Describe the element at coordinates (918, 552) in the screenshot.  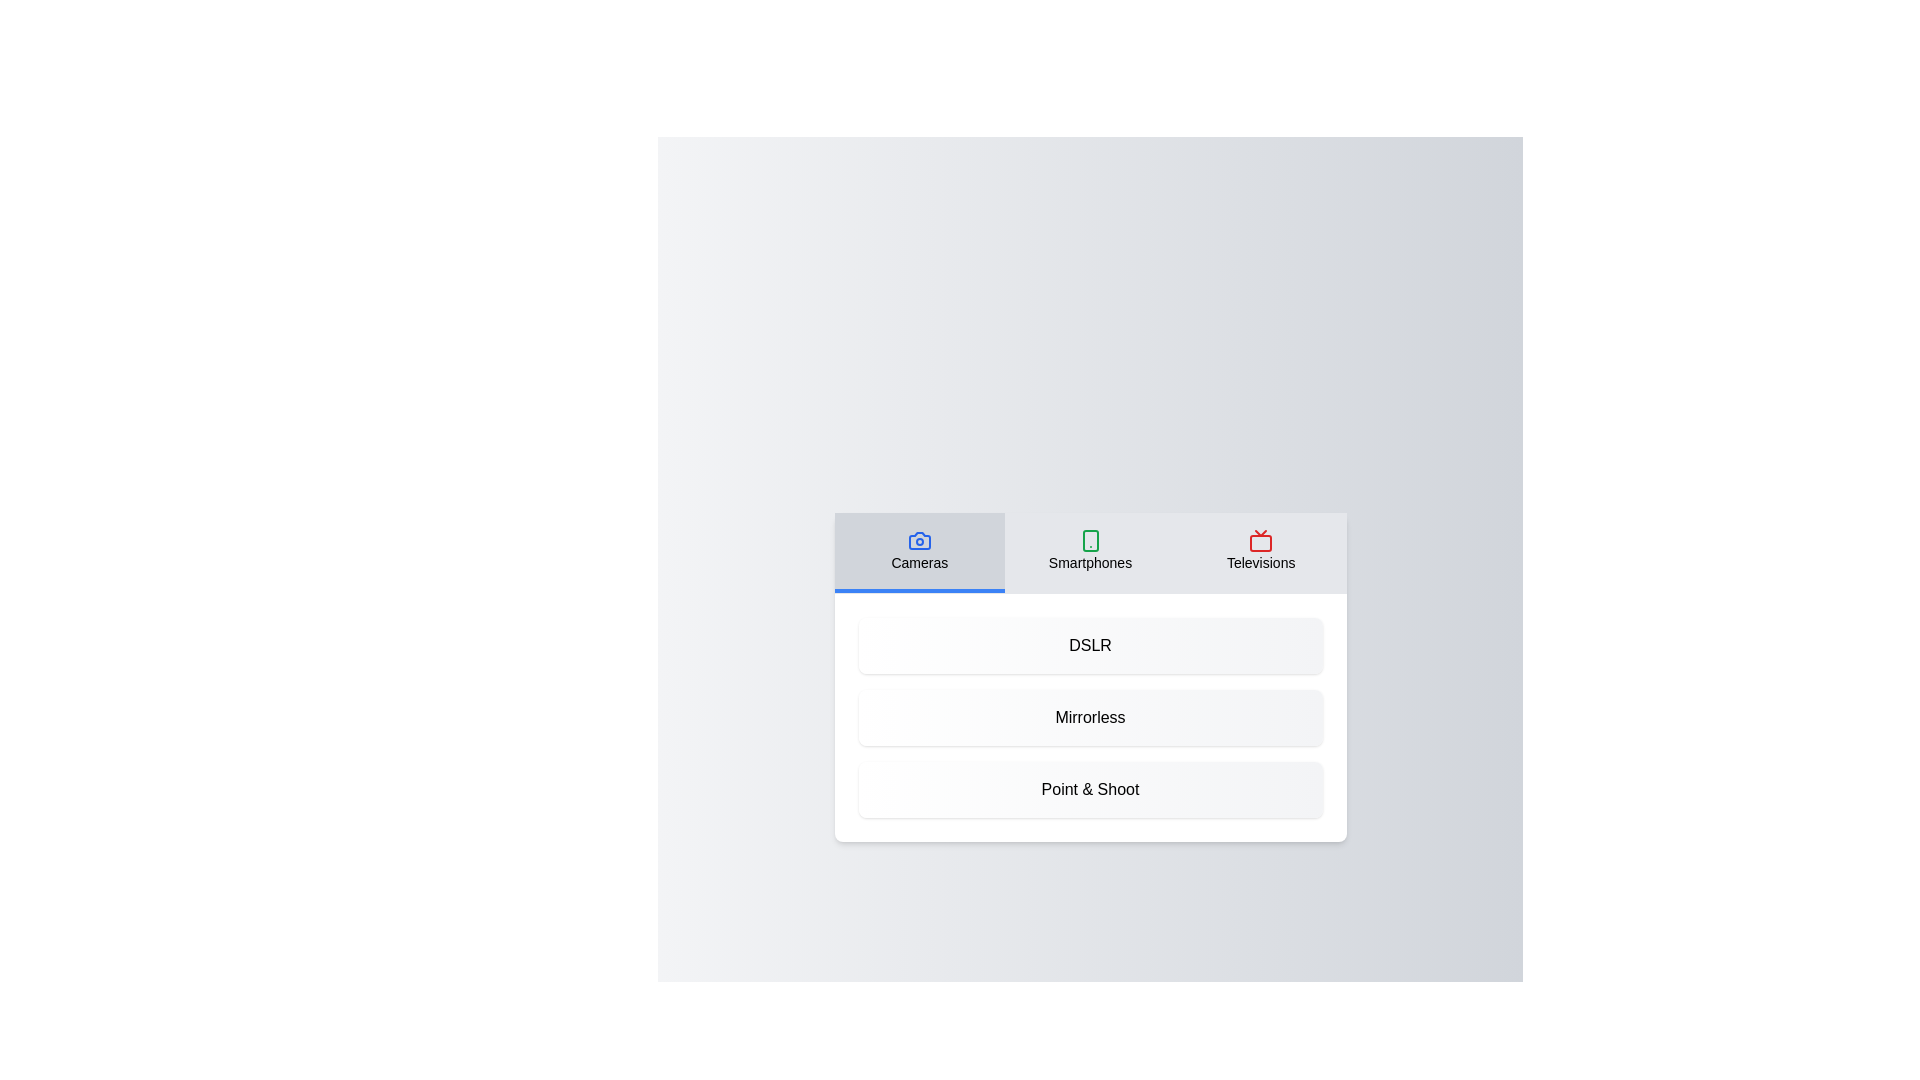
I see `the tab labeled Cameras to observe its hover effect` at that location.